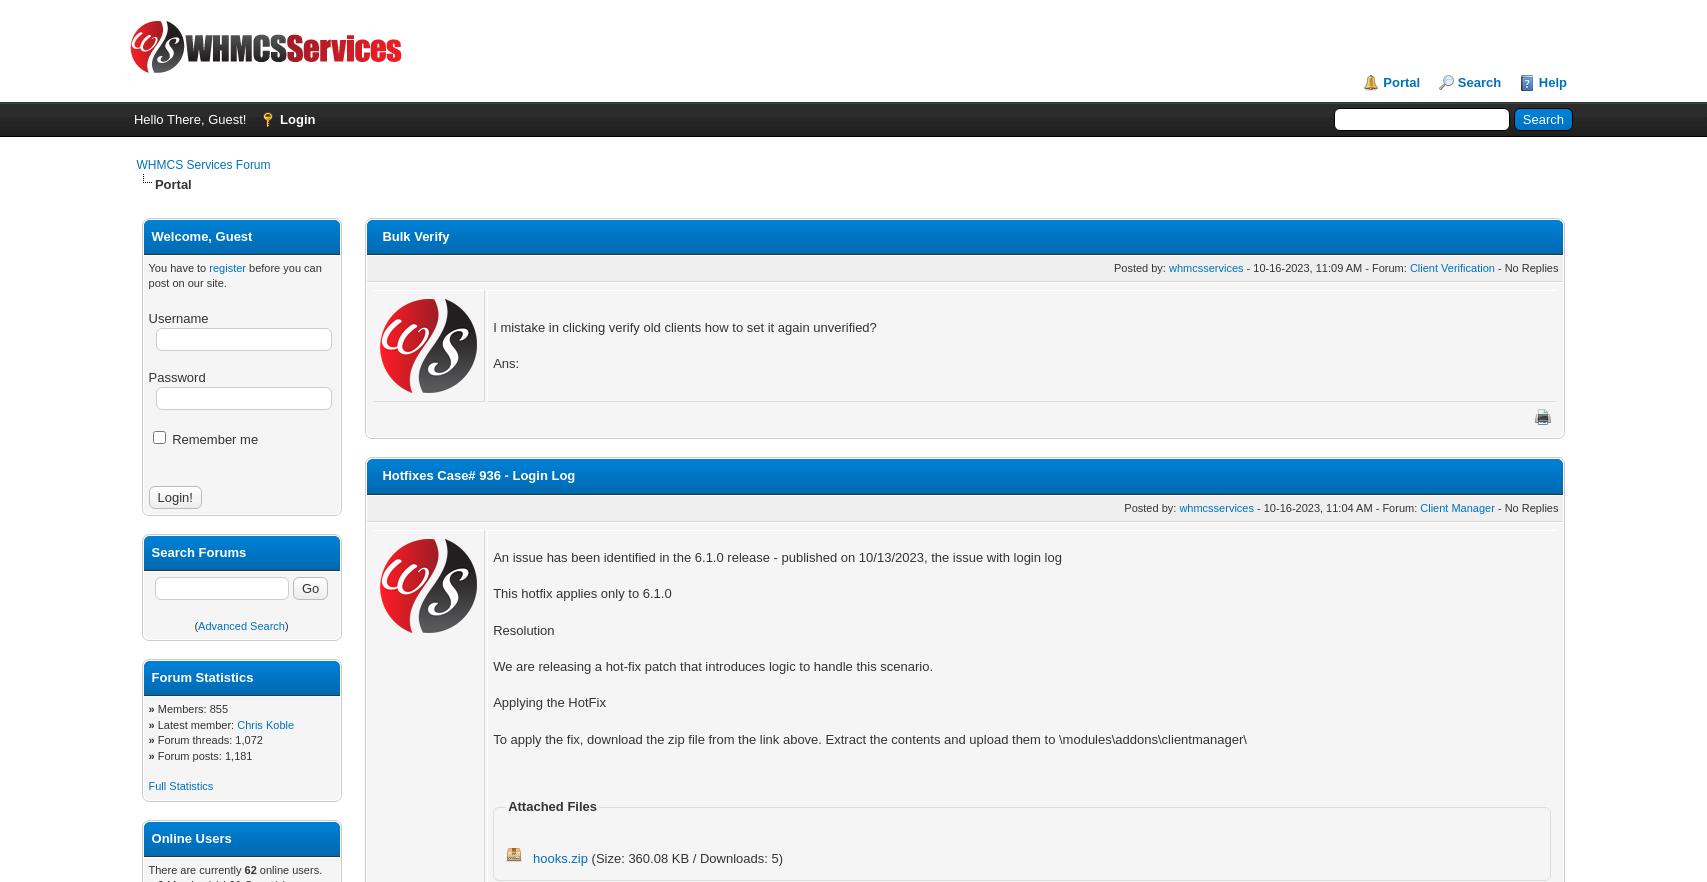 This screenshot has width=1707, height=882. Describe the element at coordinates (1242, 266) in the screenshot. I see `'- 10-16-2023, 11:09 AM - Forum:'` at that location.